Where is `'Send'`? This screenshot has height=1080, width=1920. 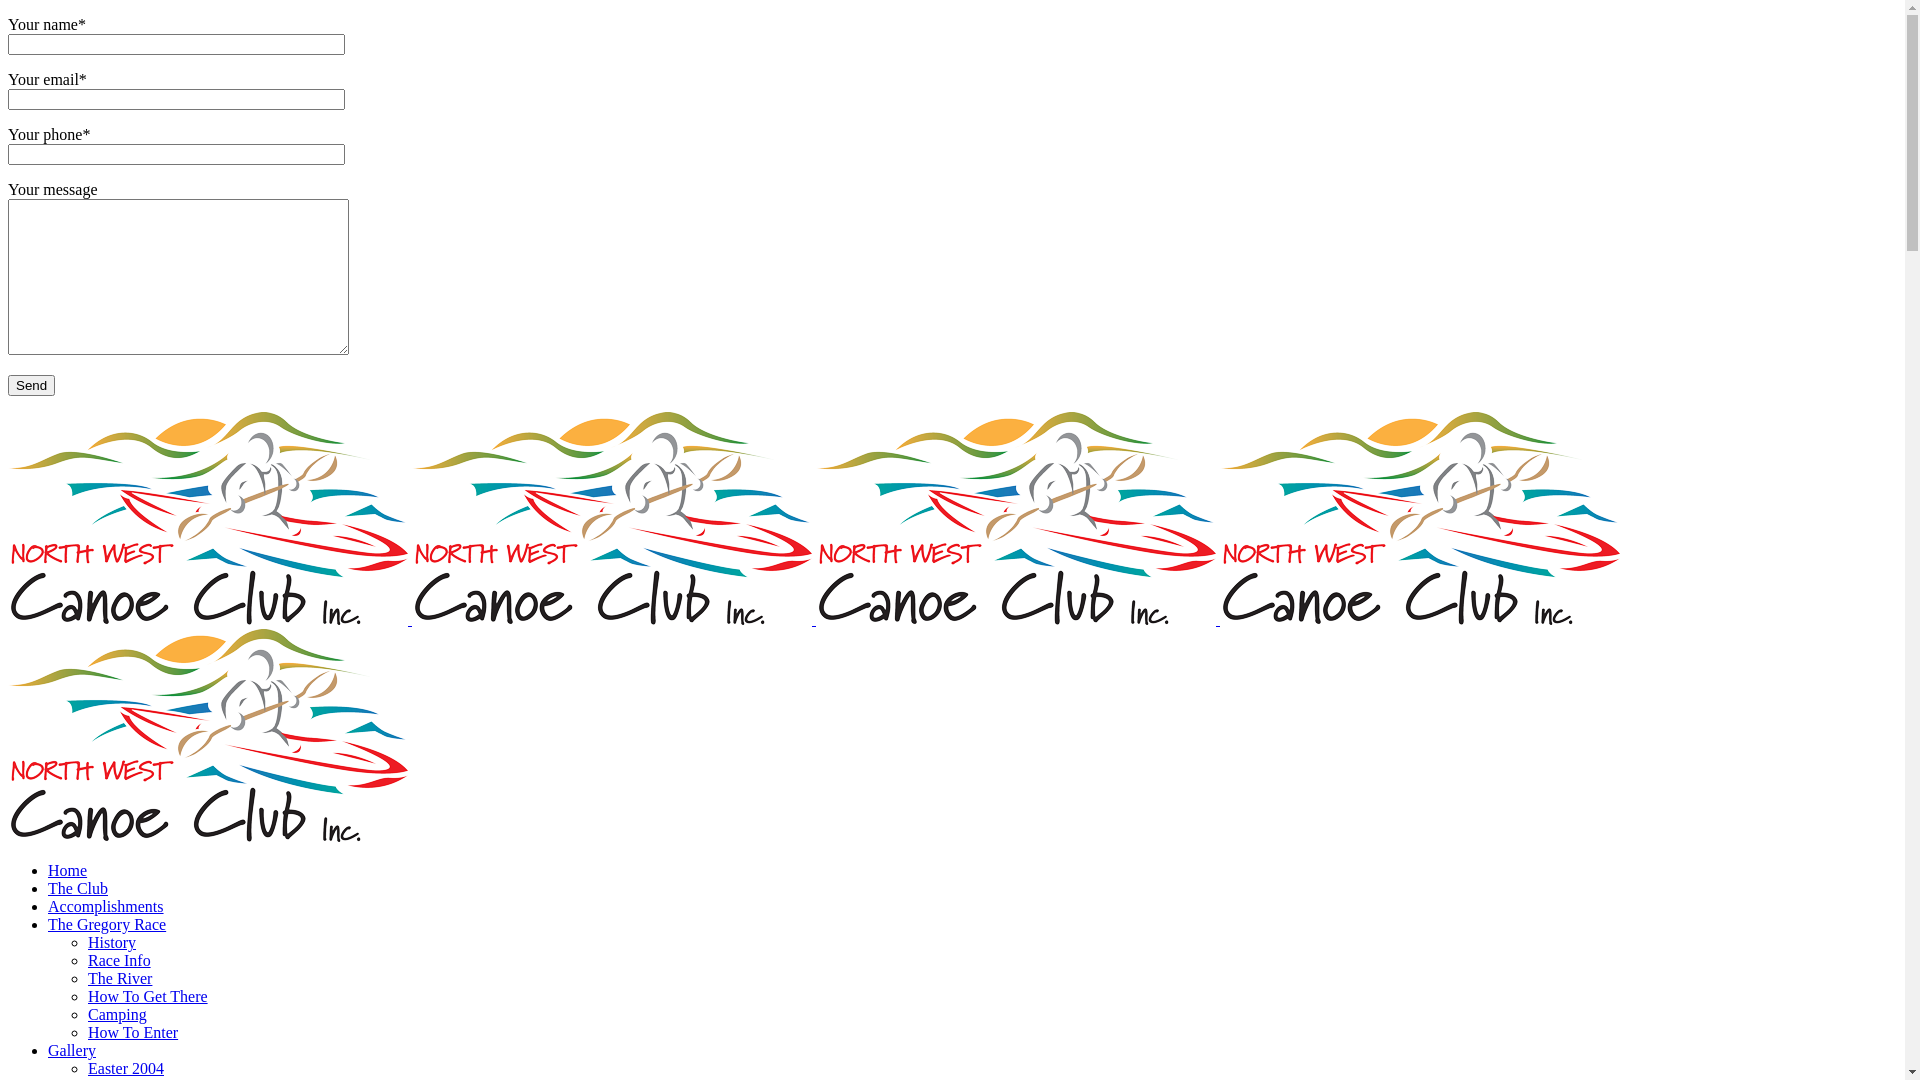 'Send' is located at coordinates (31, 385).